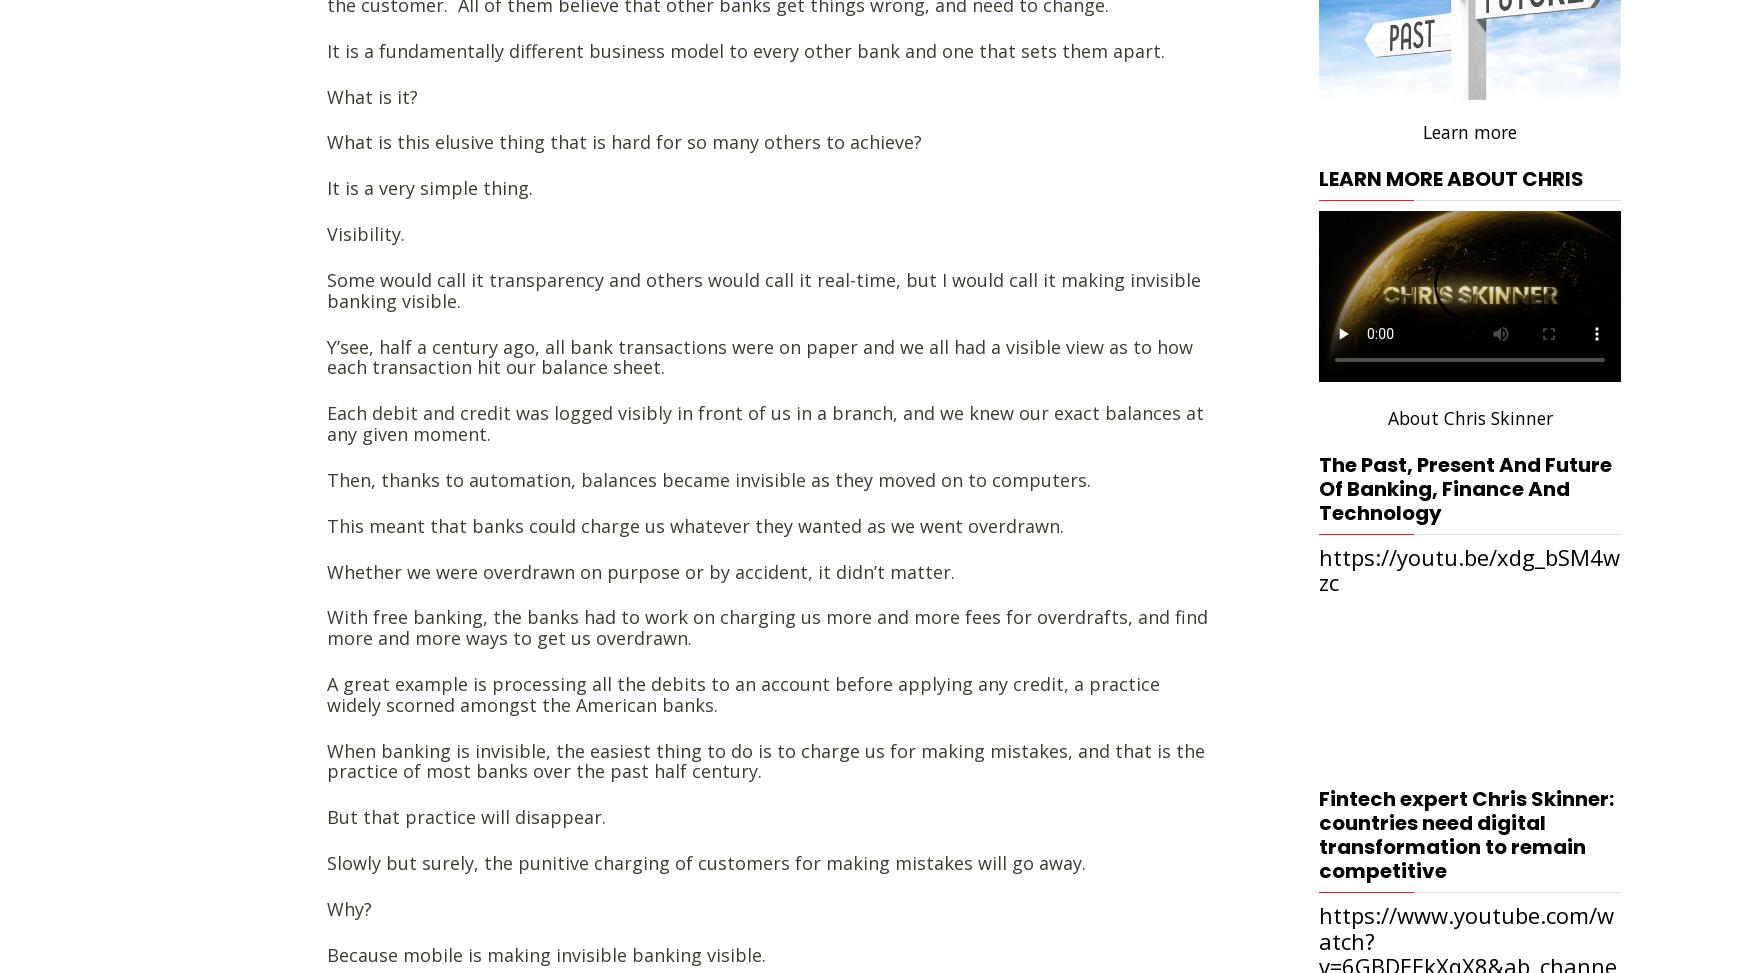 The height and width of the screenshot is (973, 1750). What do you see at coordinates (1451, 177) in the screenshot?
I see `'Learn more about Chris'` at bounding box center [1451, 177].